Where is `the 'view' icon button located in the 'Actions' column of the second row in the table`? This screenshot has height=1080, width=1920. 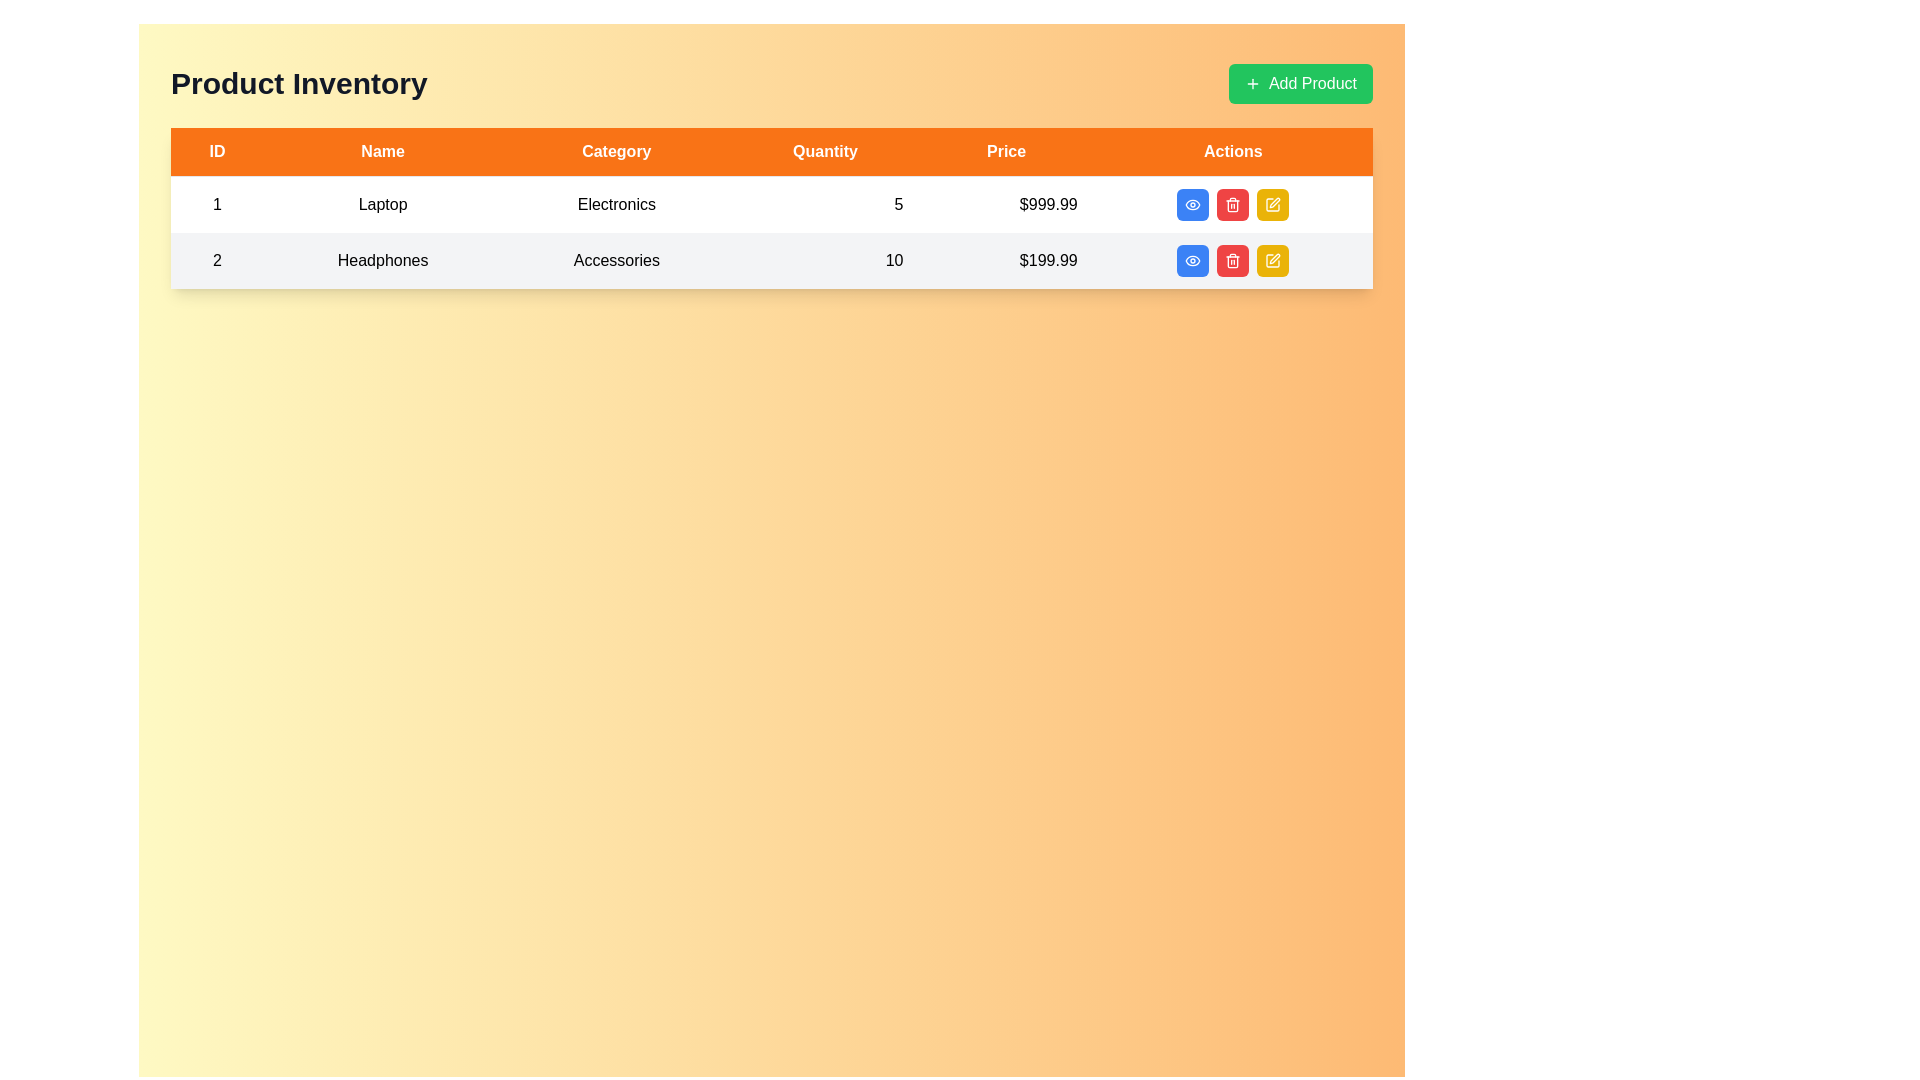
the 'view' icon button located in the 'Actions' column of the second row in the table is located at coordinates (1193, 260).